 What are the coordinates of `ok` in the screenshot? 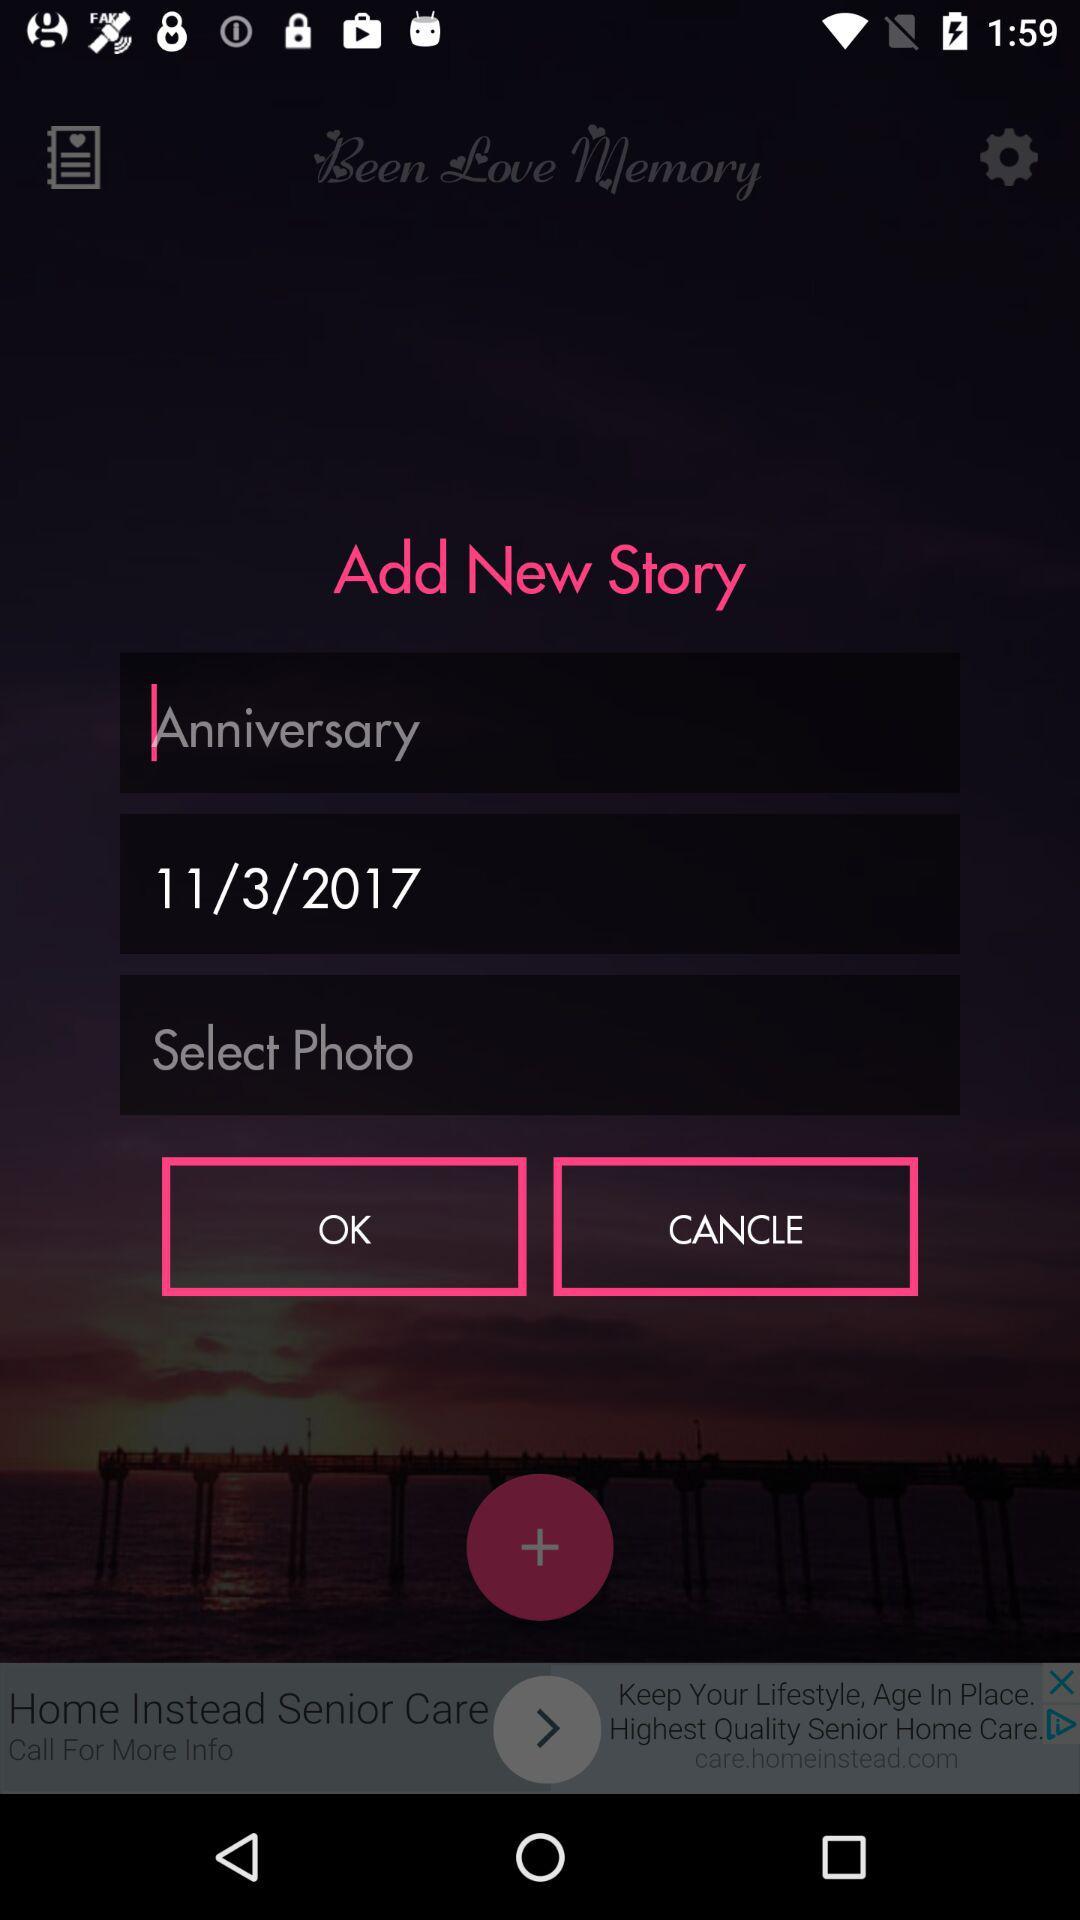 It's located at (343, 1225).